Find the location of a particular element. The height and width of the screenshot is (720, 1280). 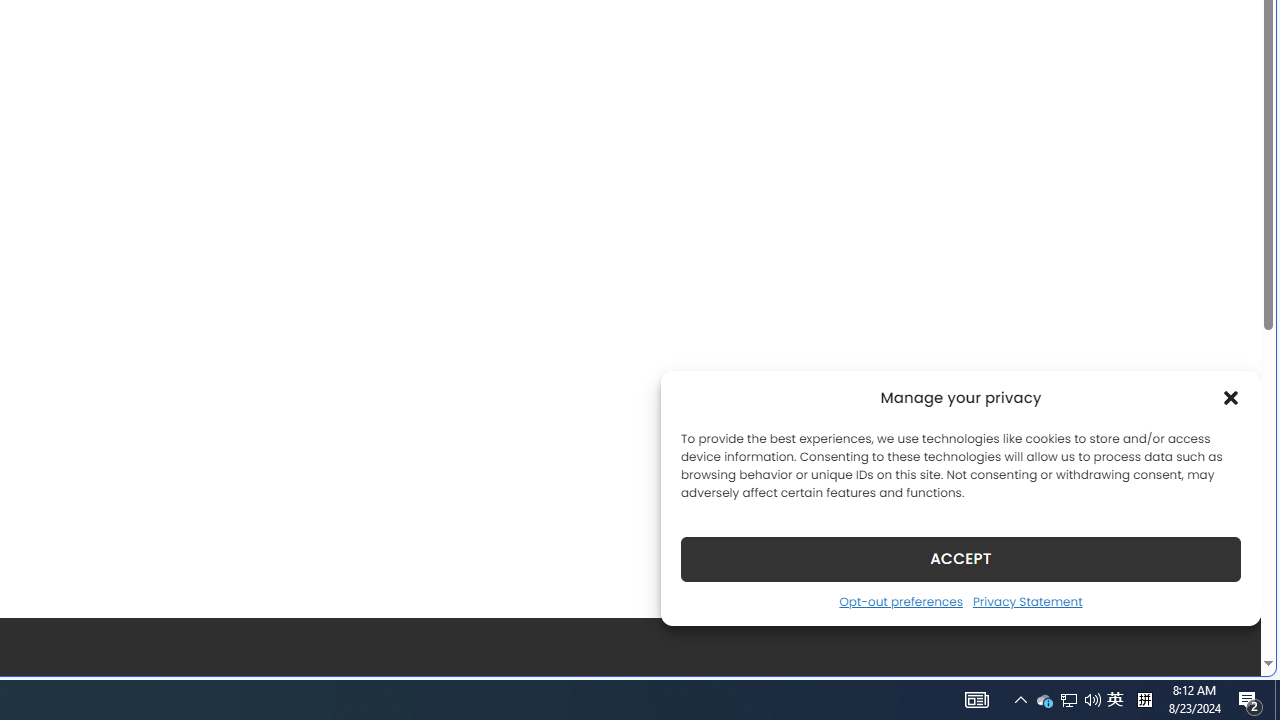

'Privacy Statement' is located at coordinates (1027, 600).